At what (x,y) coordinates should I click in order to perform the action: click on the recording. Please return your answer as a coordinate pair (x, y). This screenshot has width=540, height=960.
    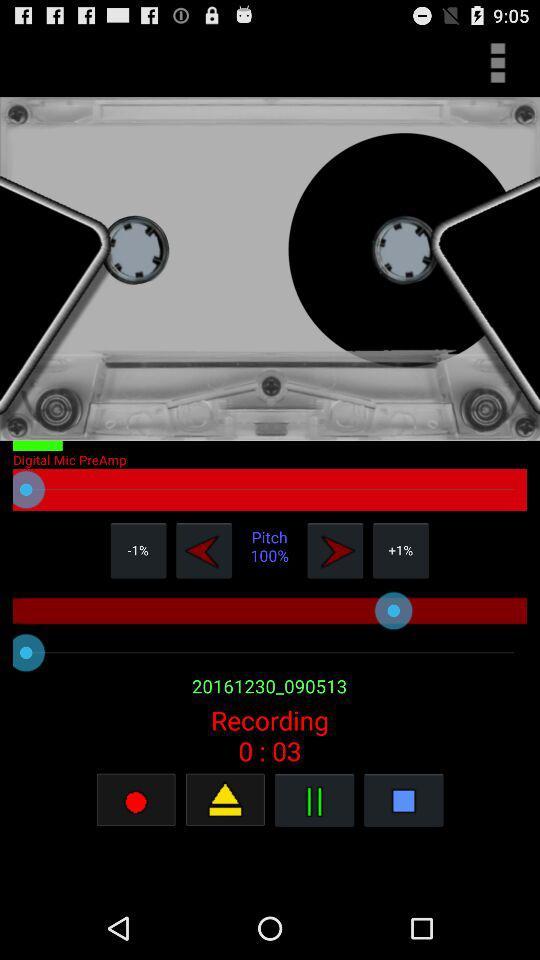
    Looking at the image, I should click on (224, 799).